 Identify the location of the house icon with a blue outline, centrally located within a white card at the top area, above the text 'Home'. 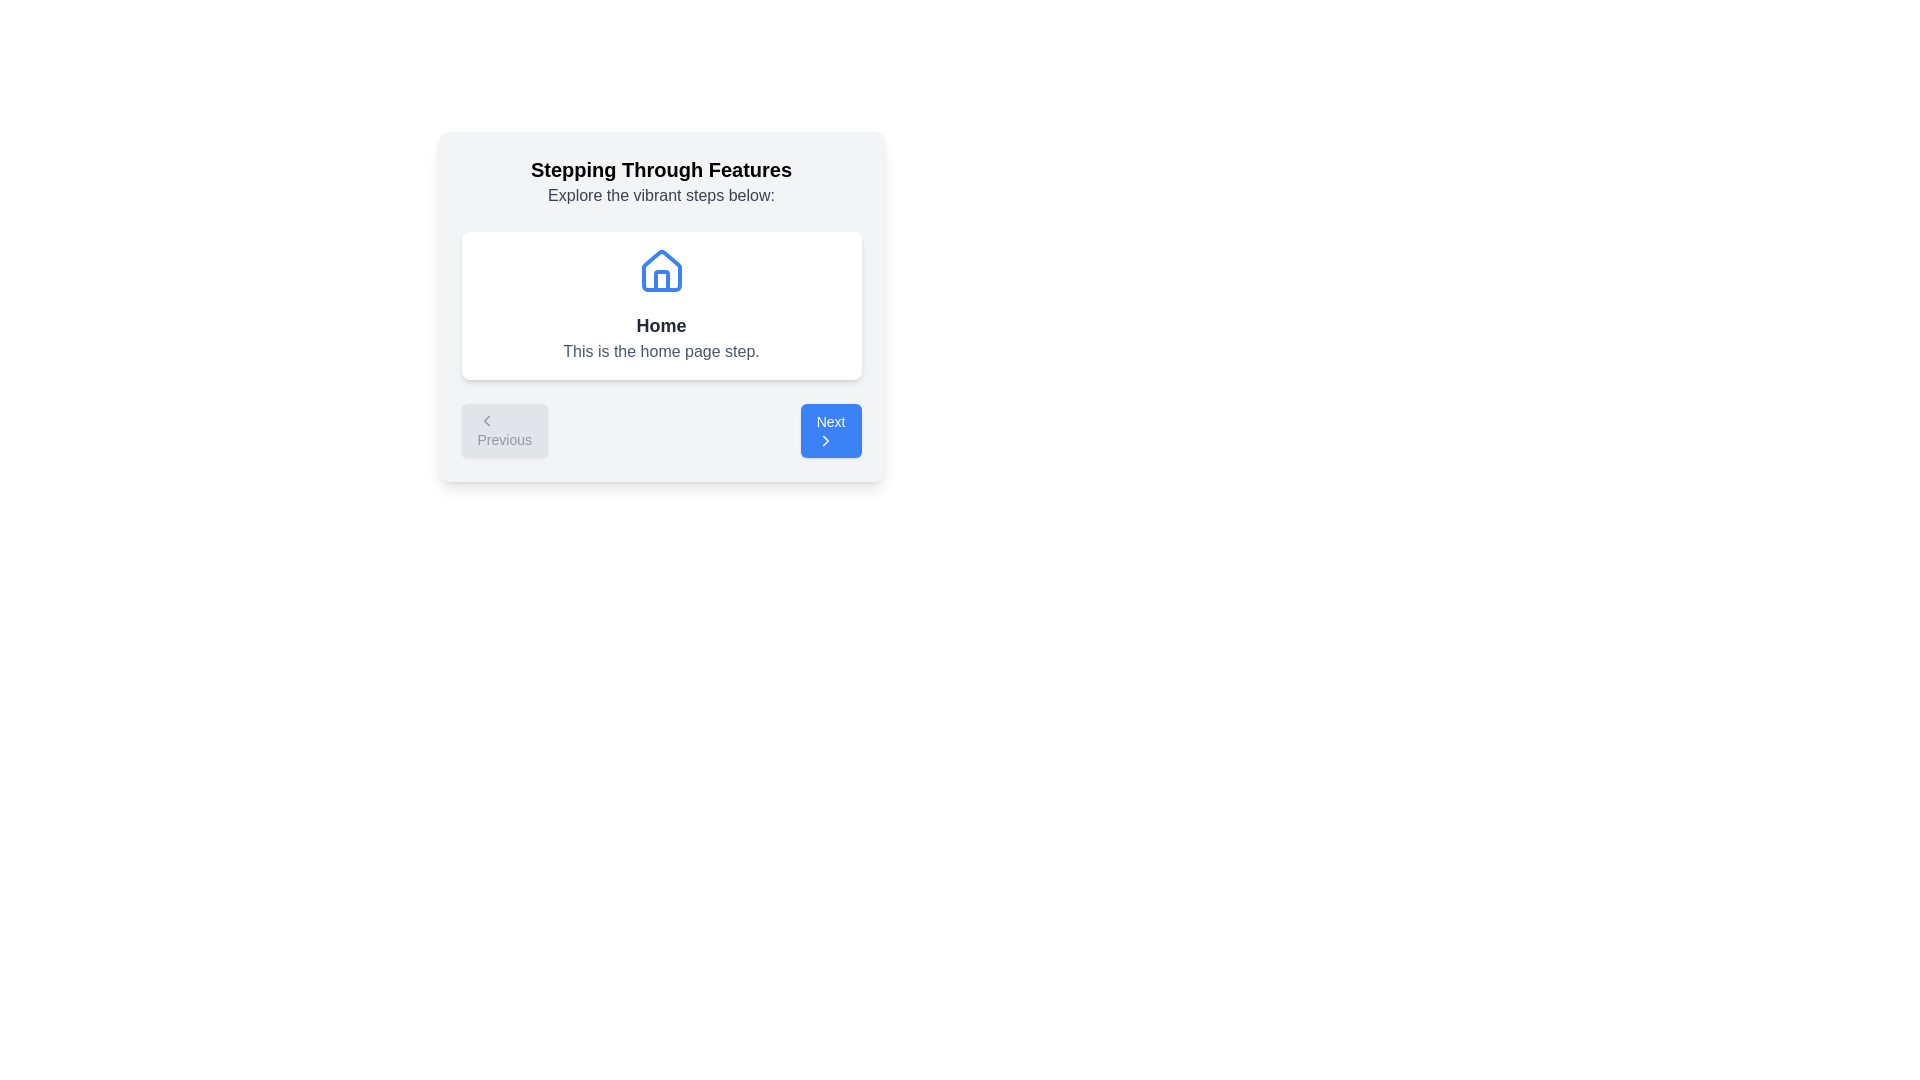
(661, 272).